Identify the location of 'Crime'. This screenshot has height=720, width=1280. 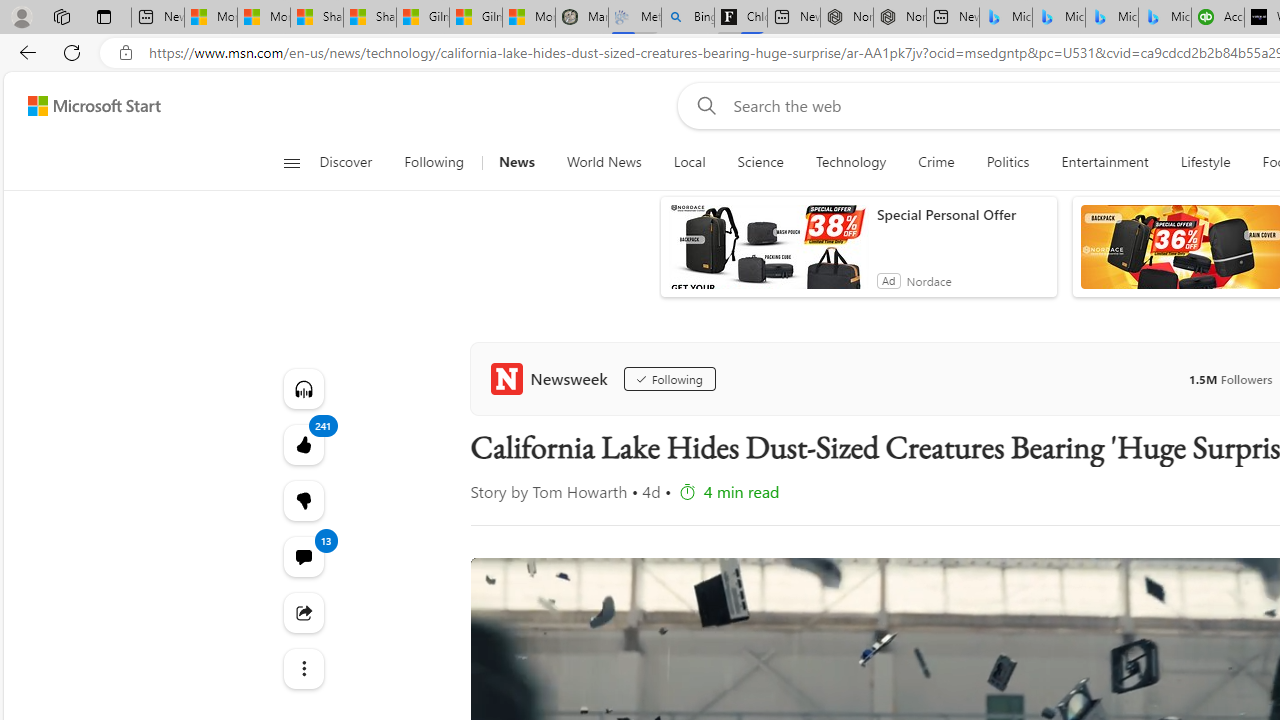
(935, 162).